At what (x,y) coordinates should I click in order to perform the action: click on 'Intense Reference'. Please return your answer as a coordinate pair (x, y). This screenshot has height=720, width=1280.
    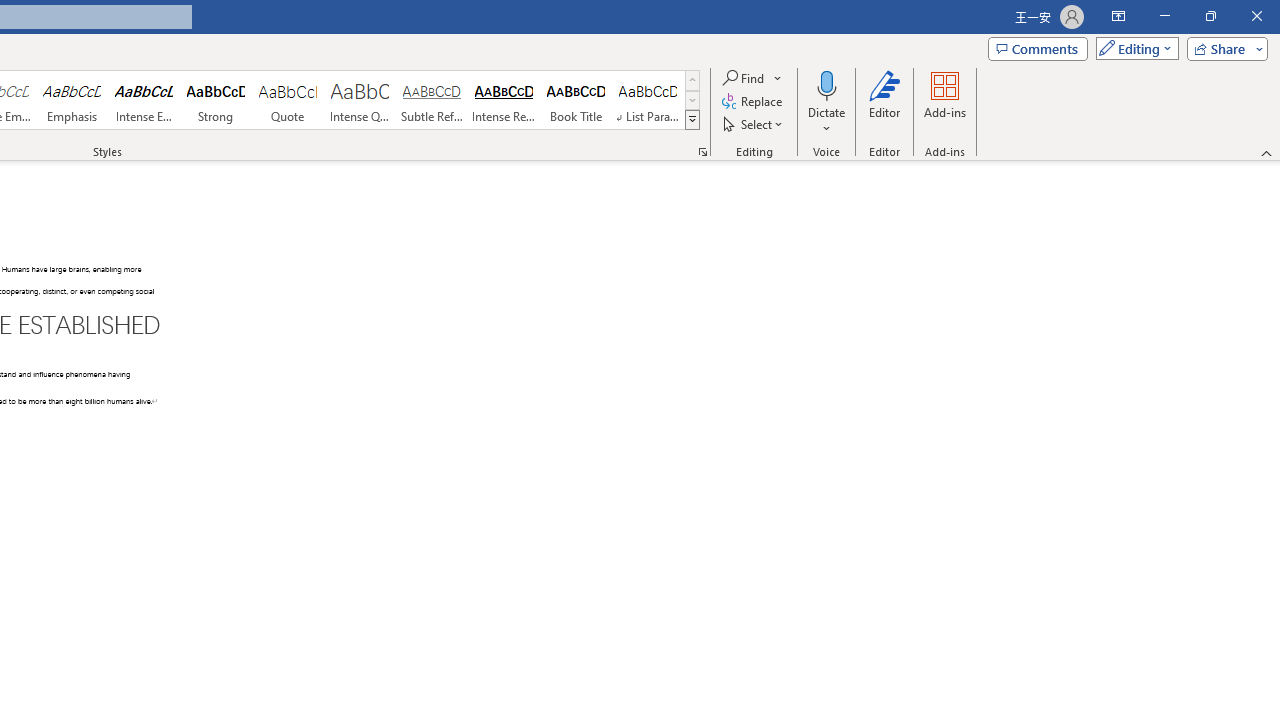
    Looking at the image, I should click on (504, 100).